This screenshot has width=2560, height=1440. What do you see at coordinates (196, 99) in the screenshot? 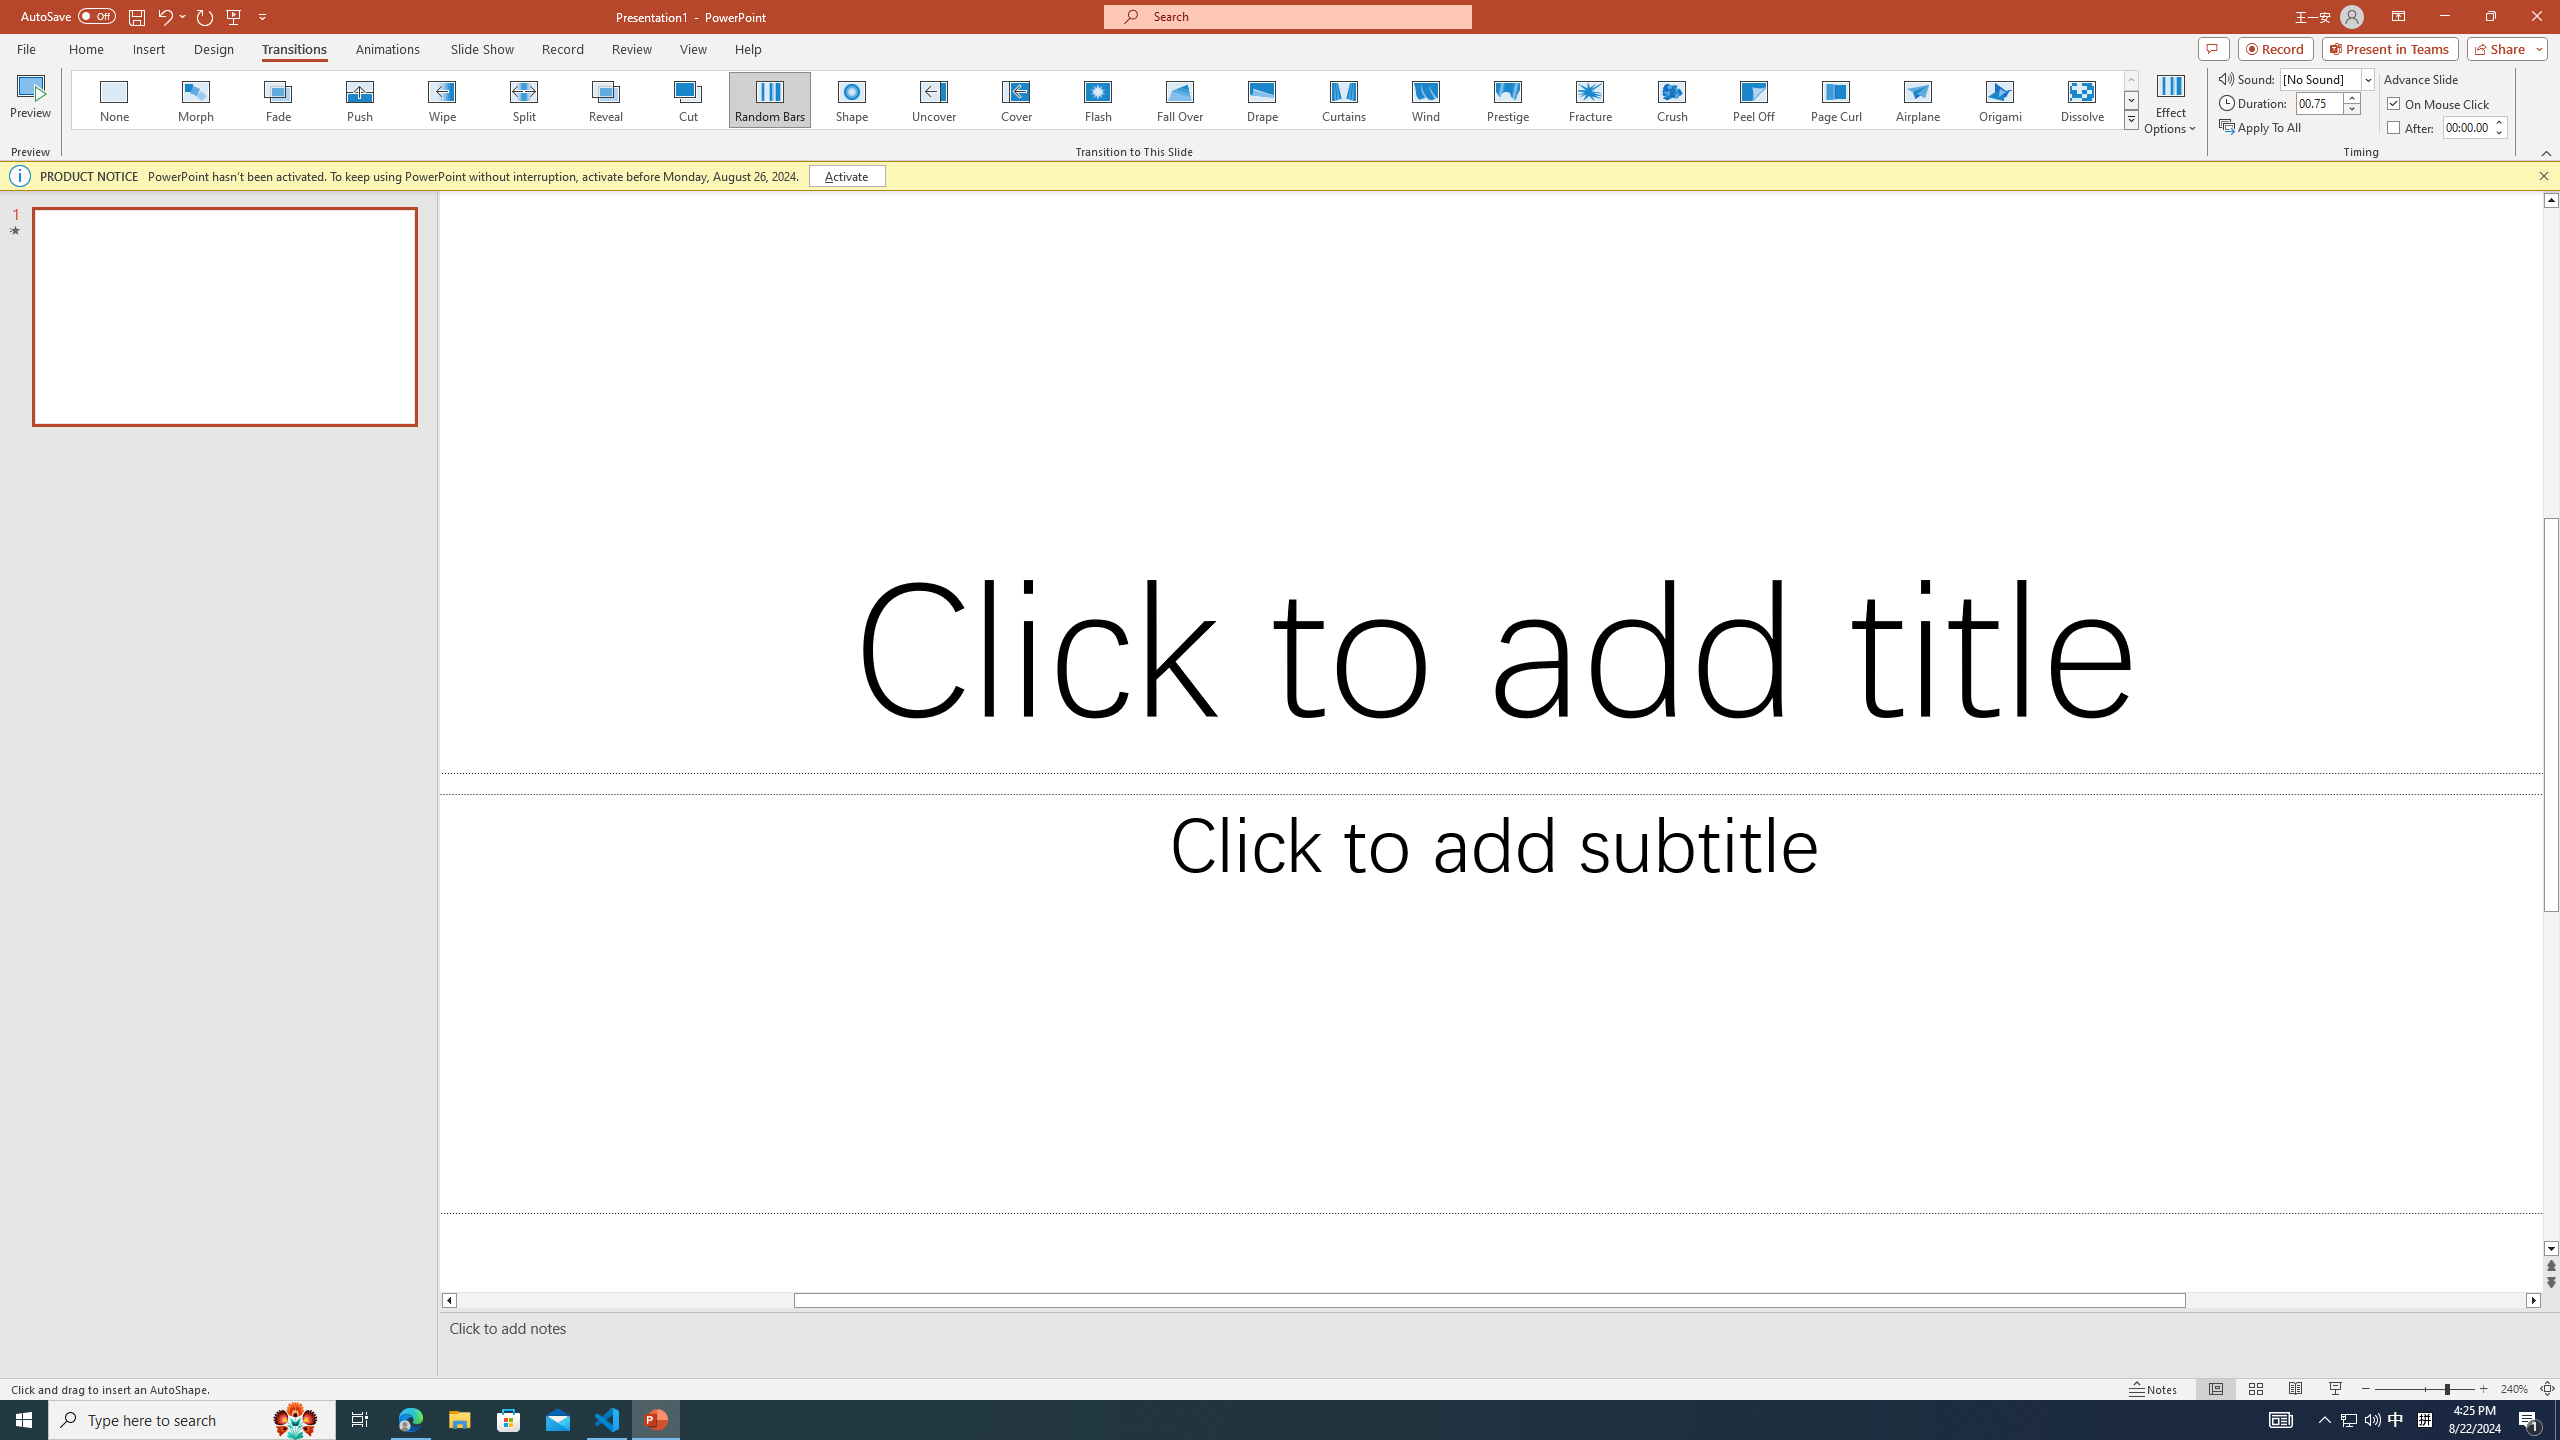
I see `'Morph'` at bounding box center [196, 99].